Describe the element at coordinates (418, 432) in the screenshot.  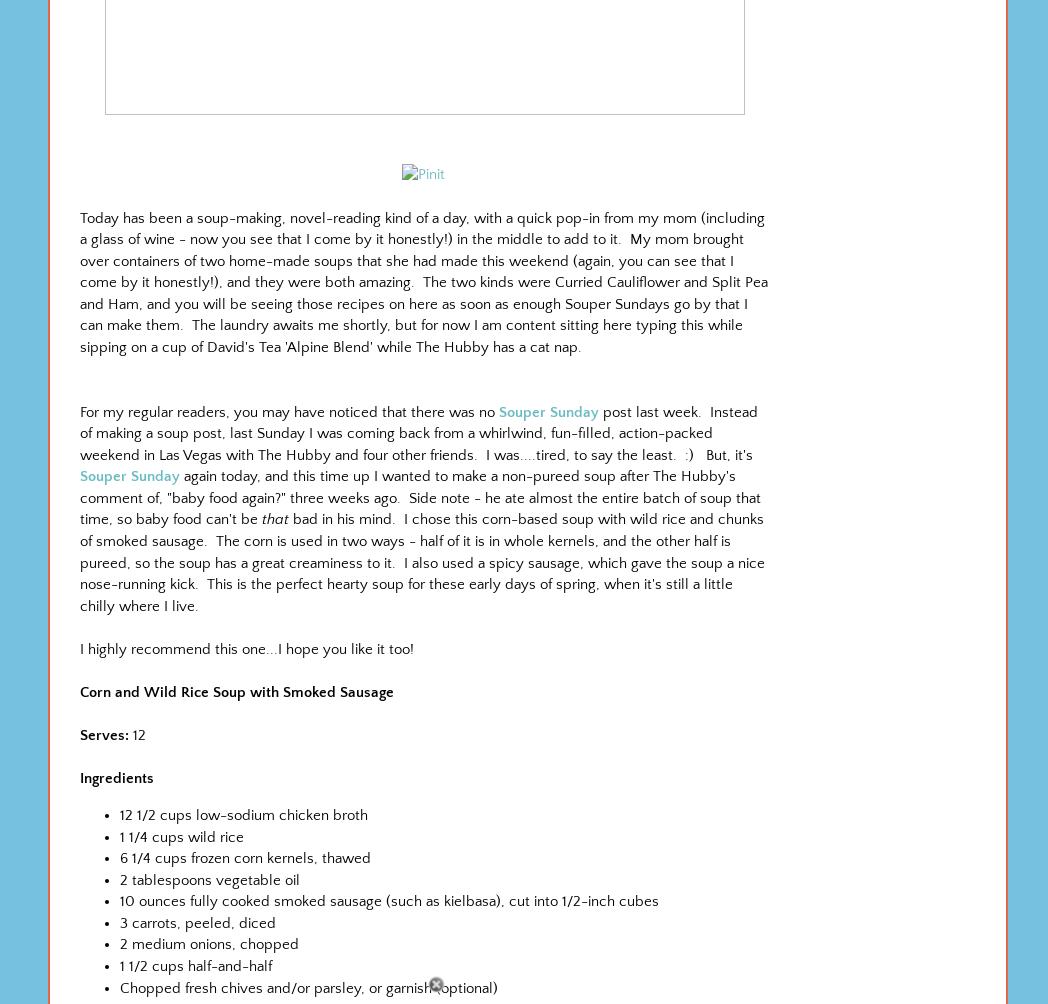
I see `'post last week.  Instead of making a soup post, last Sunday I was coming back from a whirlwind, fun-filled, action-packed weekend in Las Vegas with The Hubby and four other friends.  I was....tired, to say the least.  :)   But, it's'` at that location.